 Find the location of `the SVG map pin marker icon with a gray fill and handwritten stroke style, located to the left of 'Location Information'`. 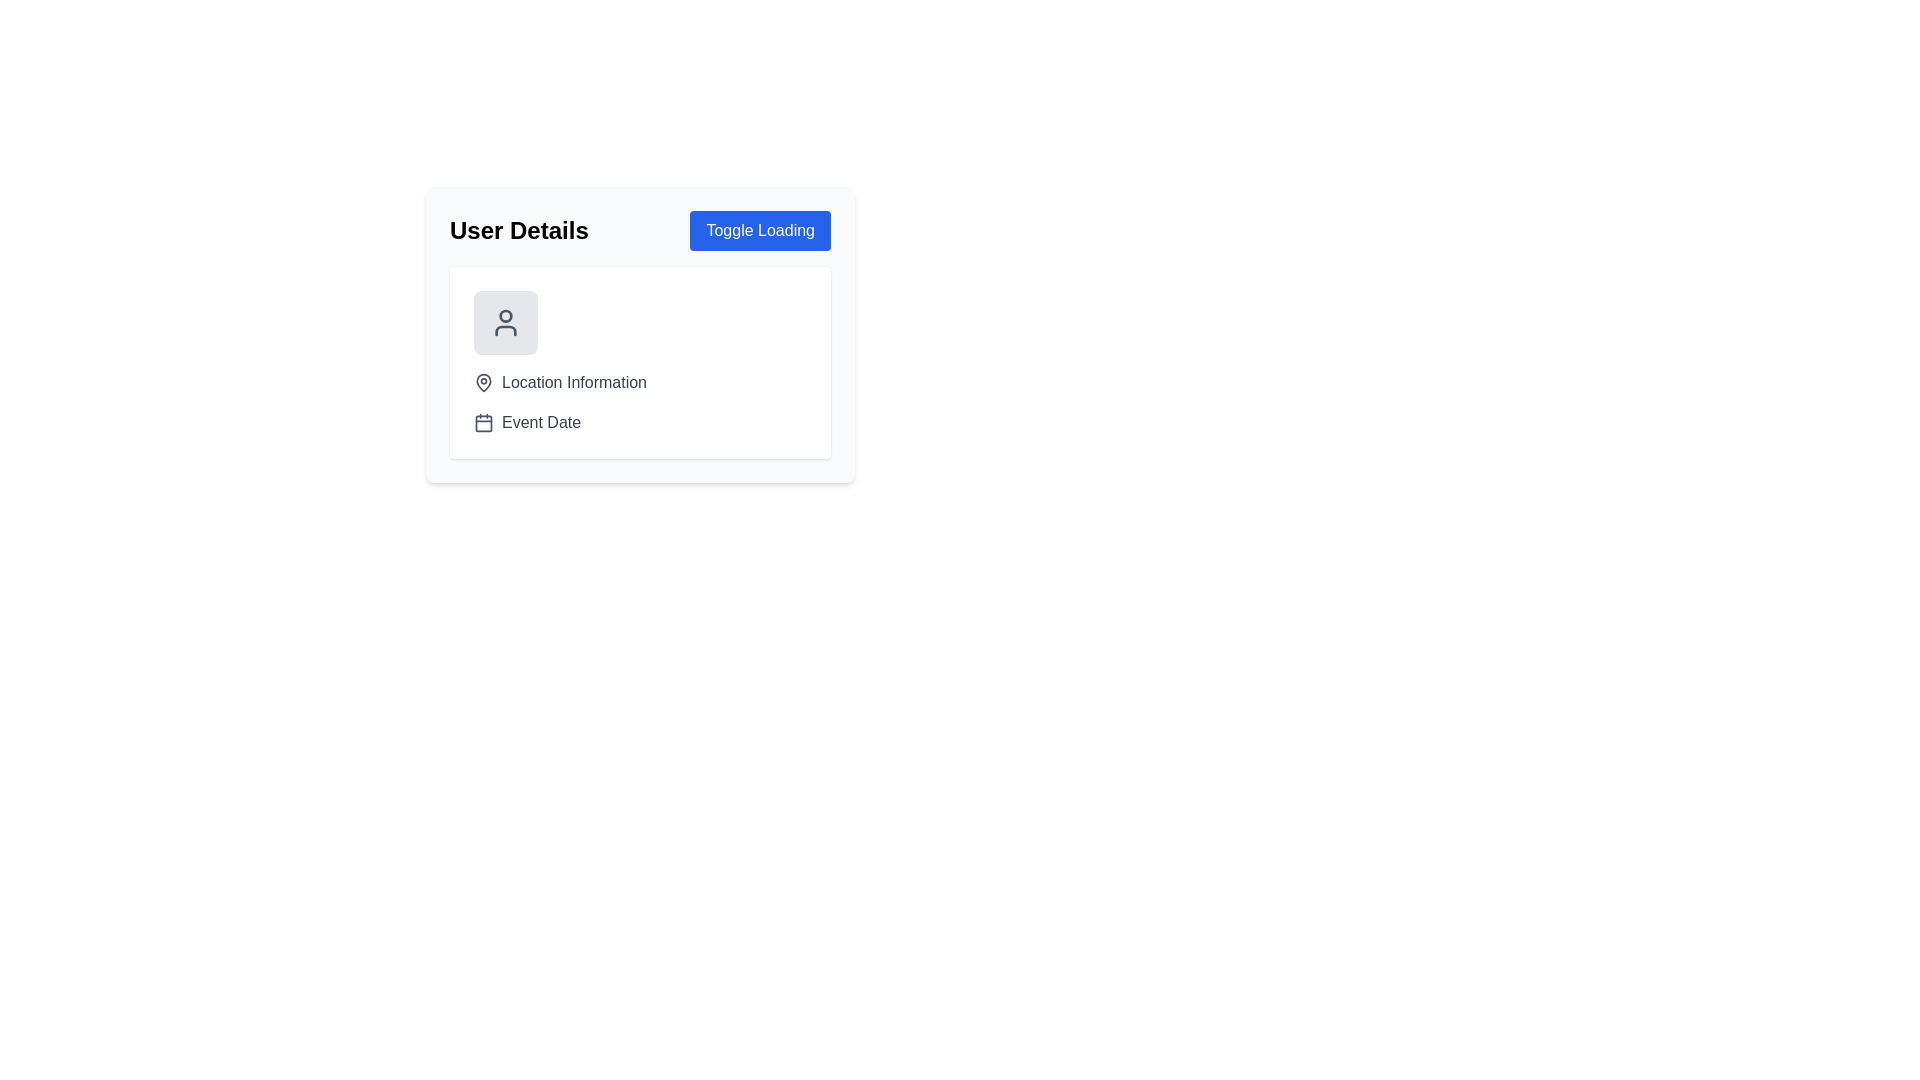

the SVG map pin marker icon with a gray fill and handwritten stroke style, located to the left of 'Location Information' is located at coordinates (484, 382).